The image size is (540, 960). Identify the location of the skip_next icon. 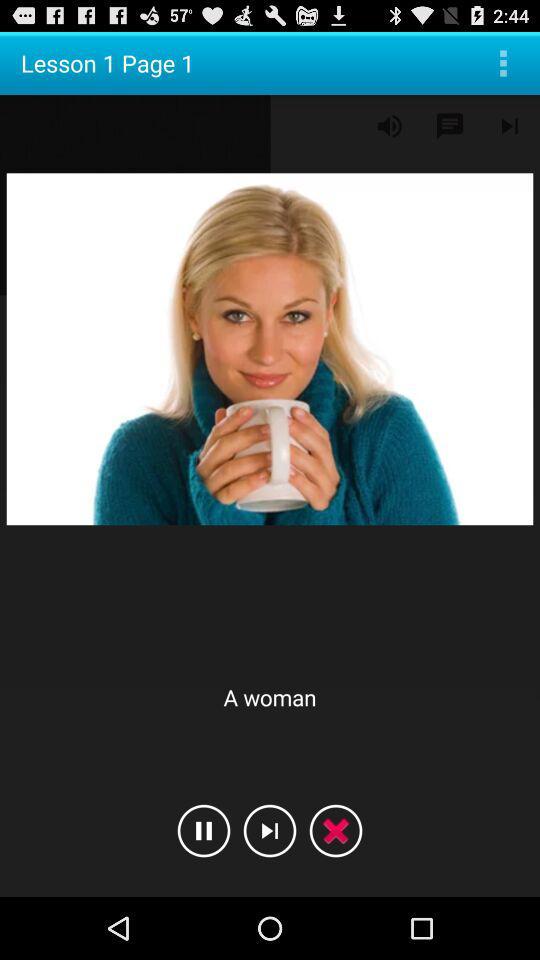
(509, 133).